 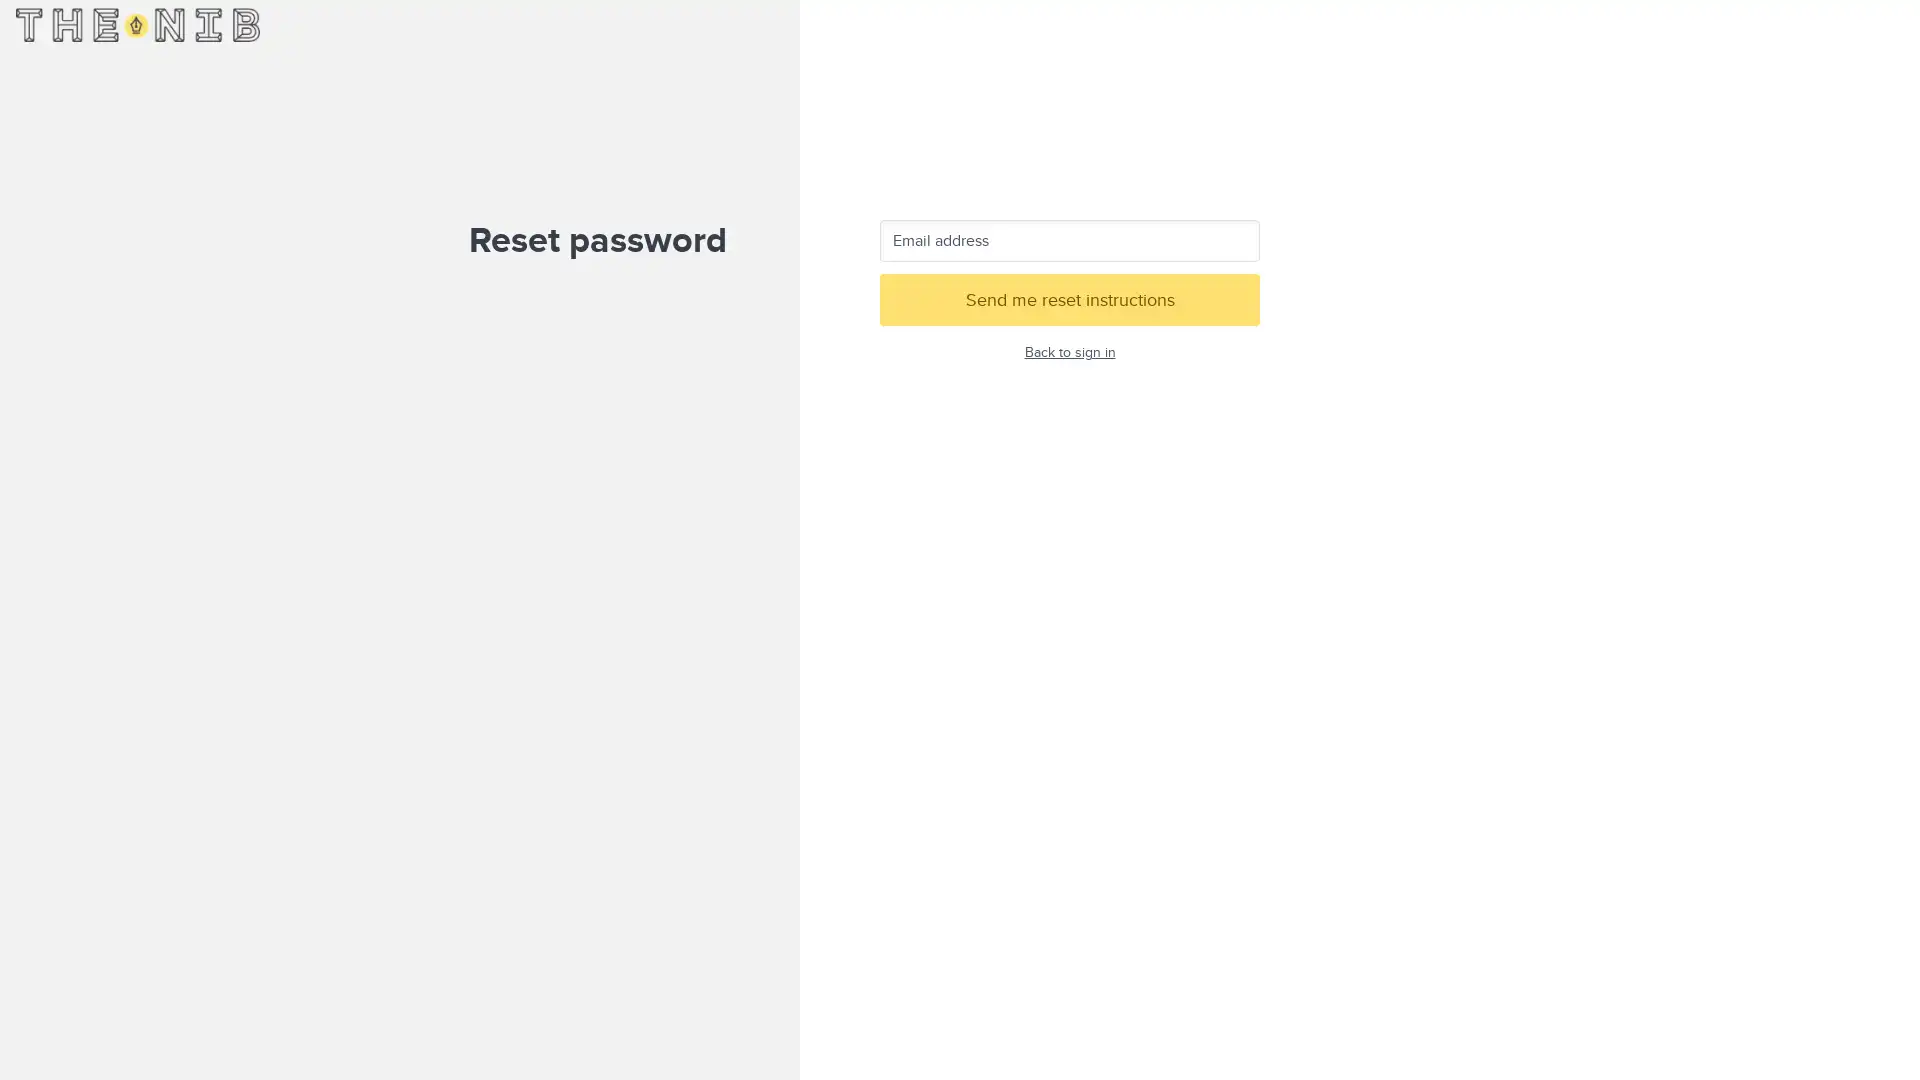 I want to click on Send me reset instructions, so click(x=1069, y=300).